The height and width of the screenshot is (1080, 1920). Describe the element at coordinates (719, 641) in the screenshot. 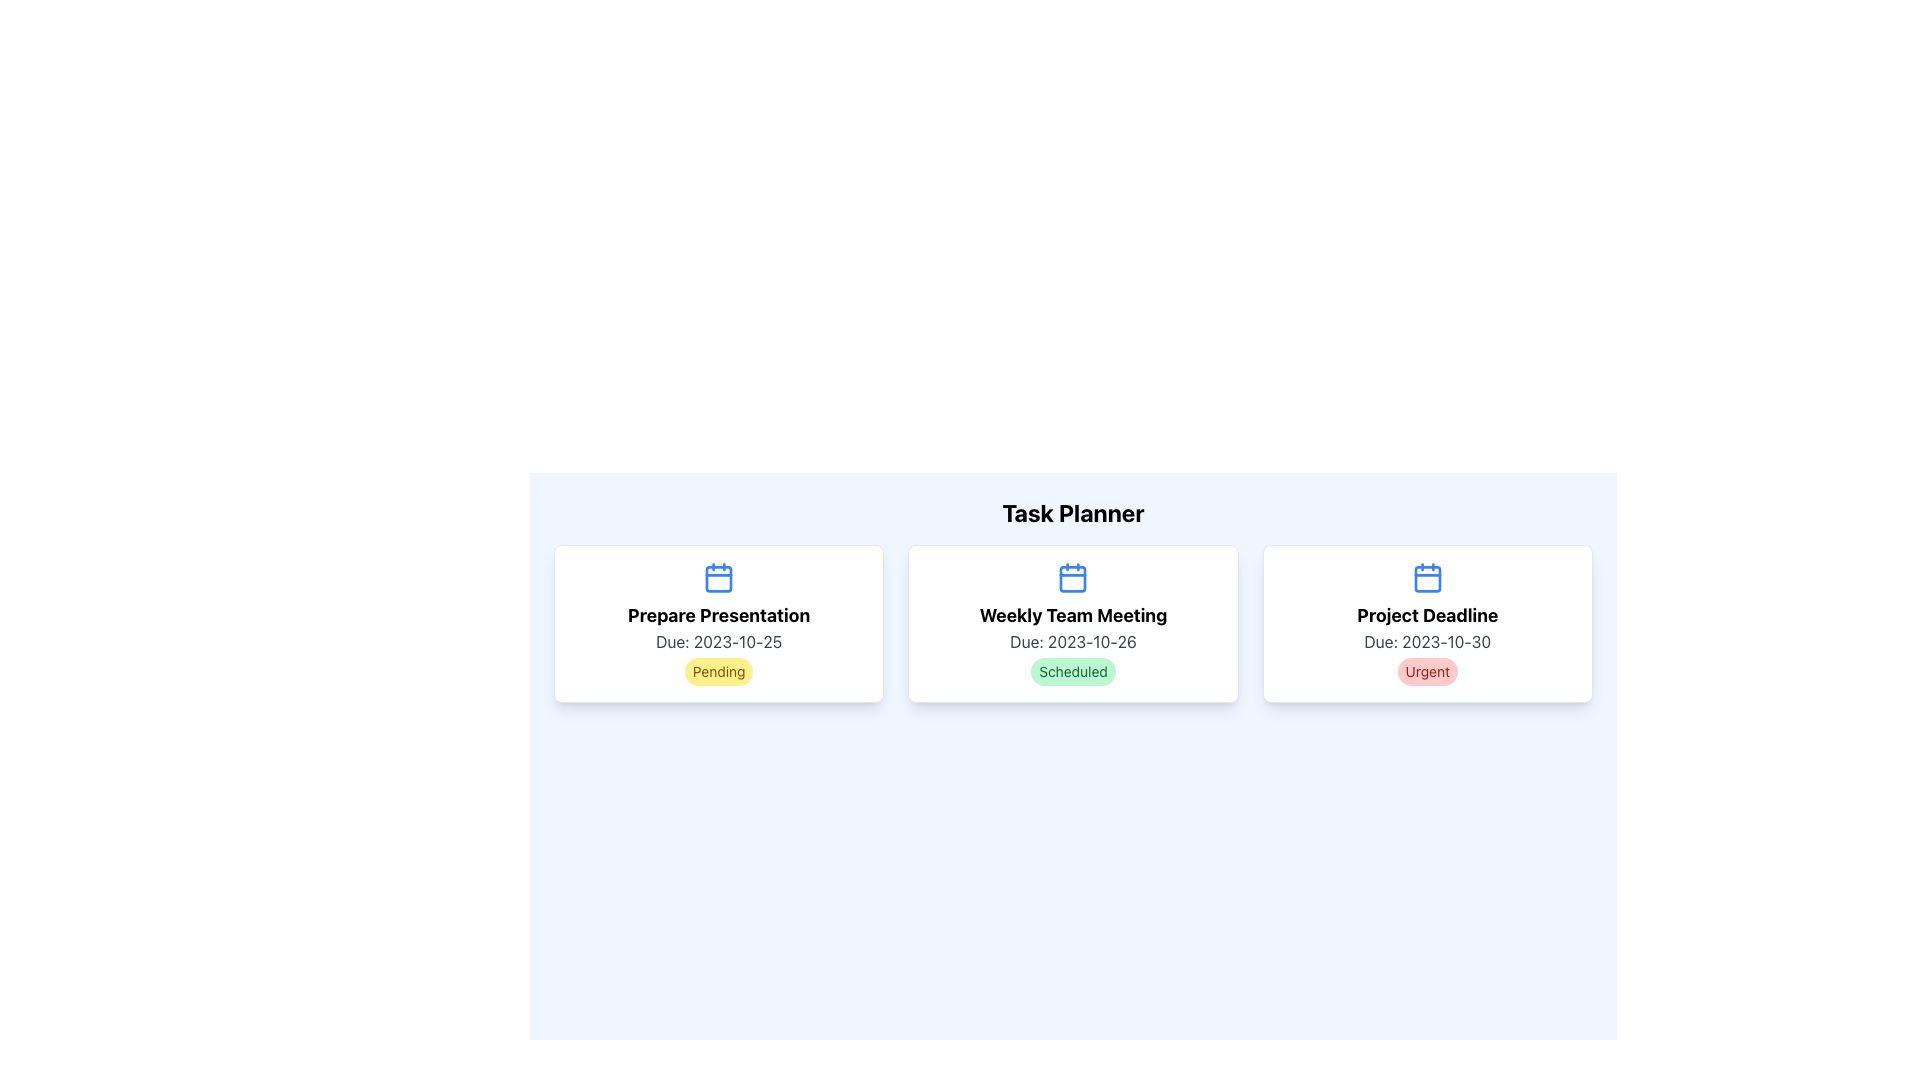

I see `due date information from the text field located below the title 'Prepare Presentation' and above the status badge 'Pending' in the leftmost card` at that location.